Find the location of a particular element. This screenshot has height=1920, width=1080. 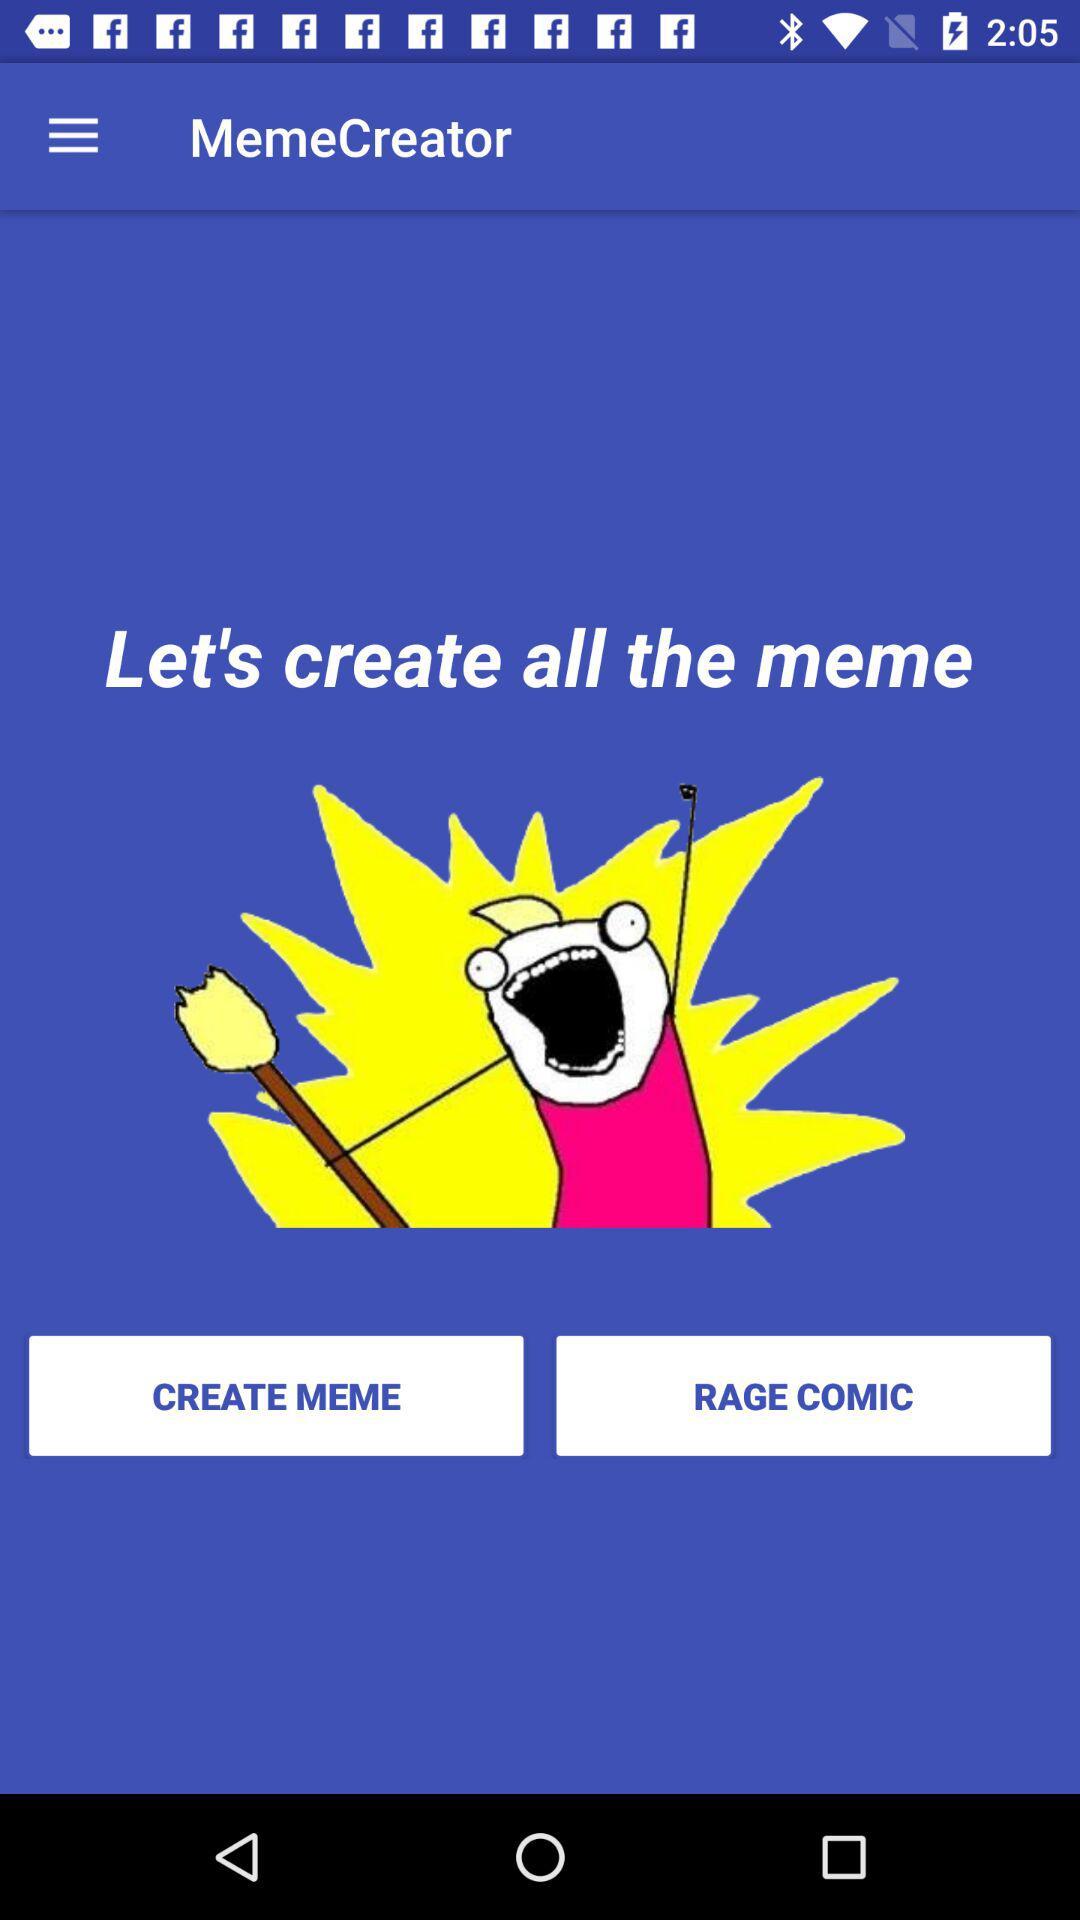

the rage comic item is located at coordinates (802, 1394).